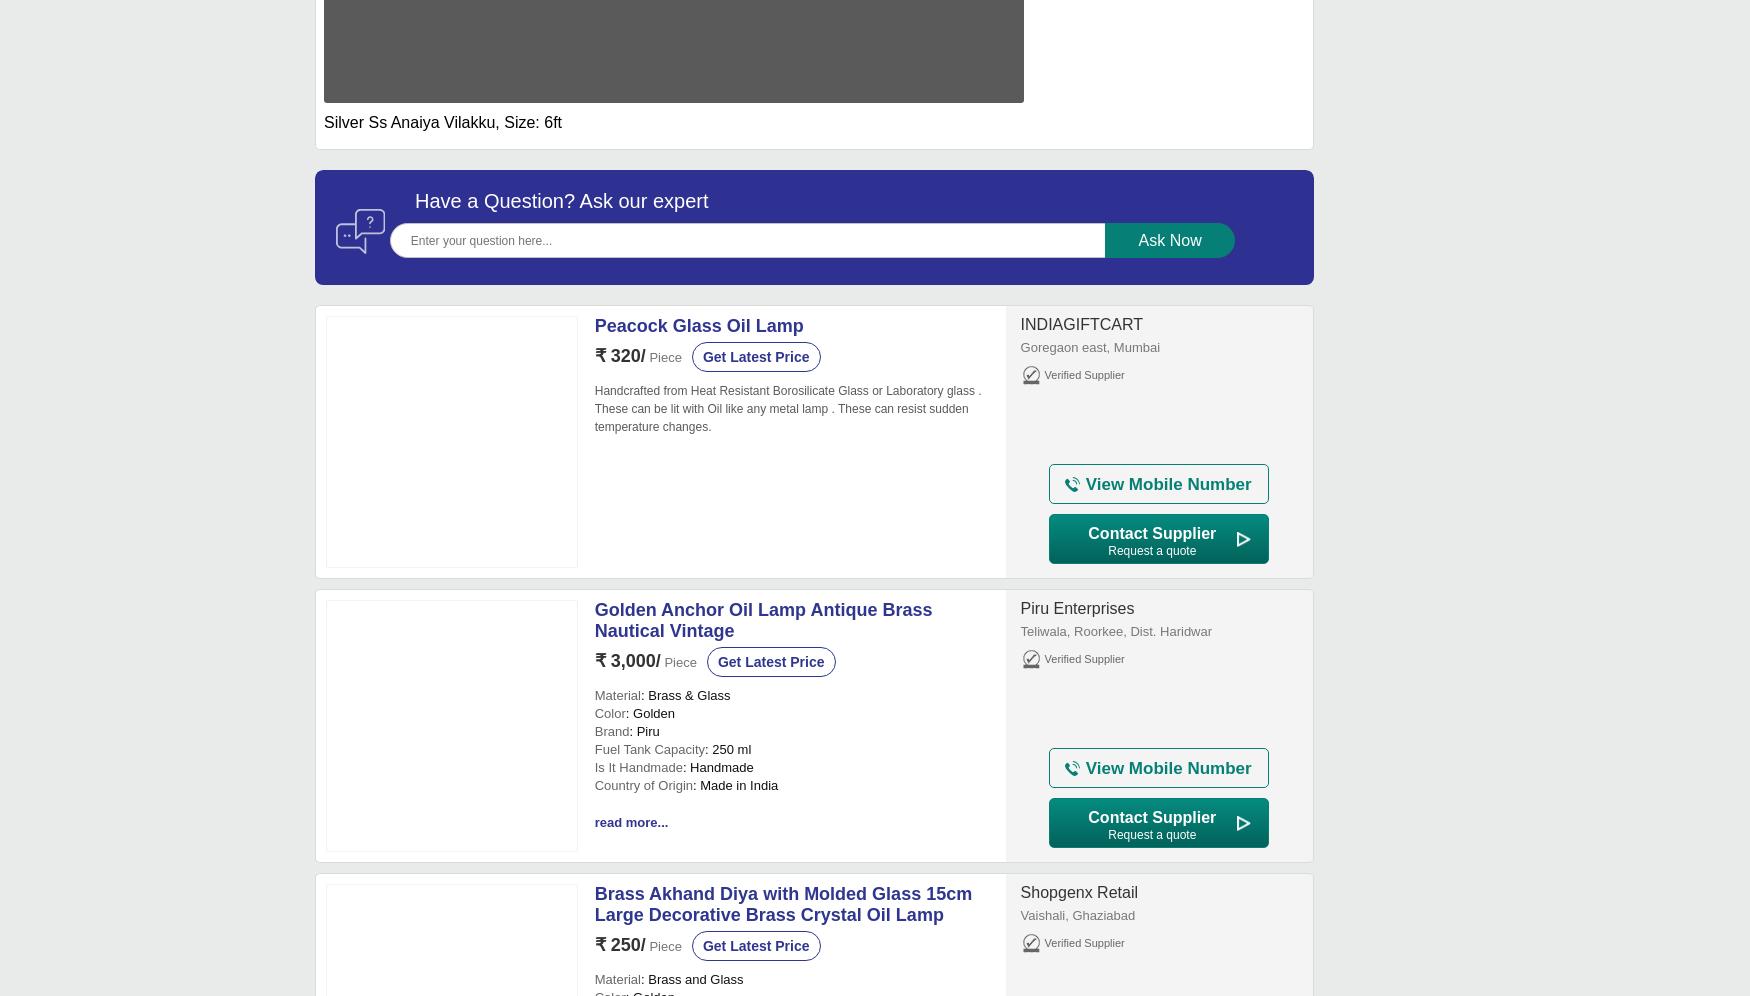 This screenshot has width=1750, height=996. What do you see at coordinates (781, 903) in the screenshot?
I see `'Brass Akhand Diya with Molded Glass 15cm Large Decorative Brass Crystal Oil Lamp'` at bounding box center [781, 903].